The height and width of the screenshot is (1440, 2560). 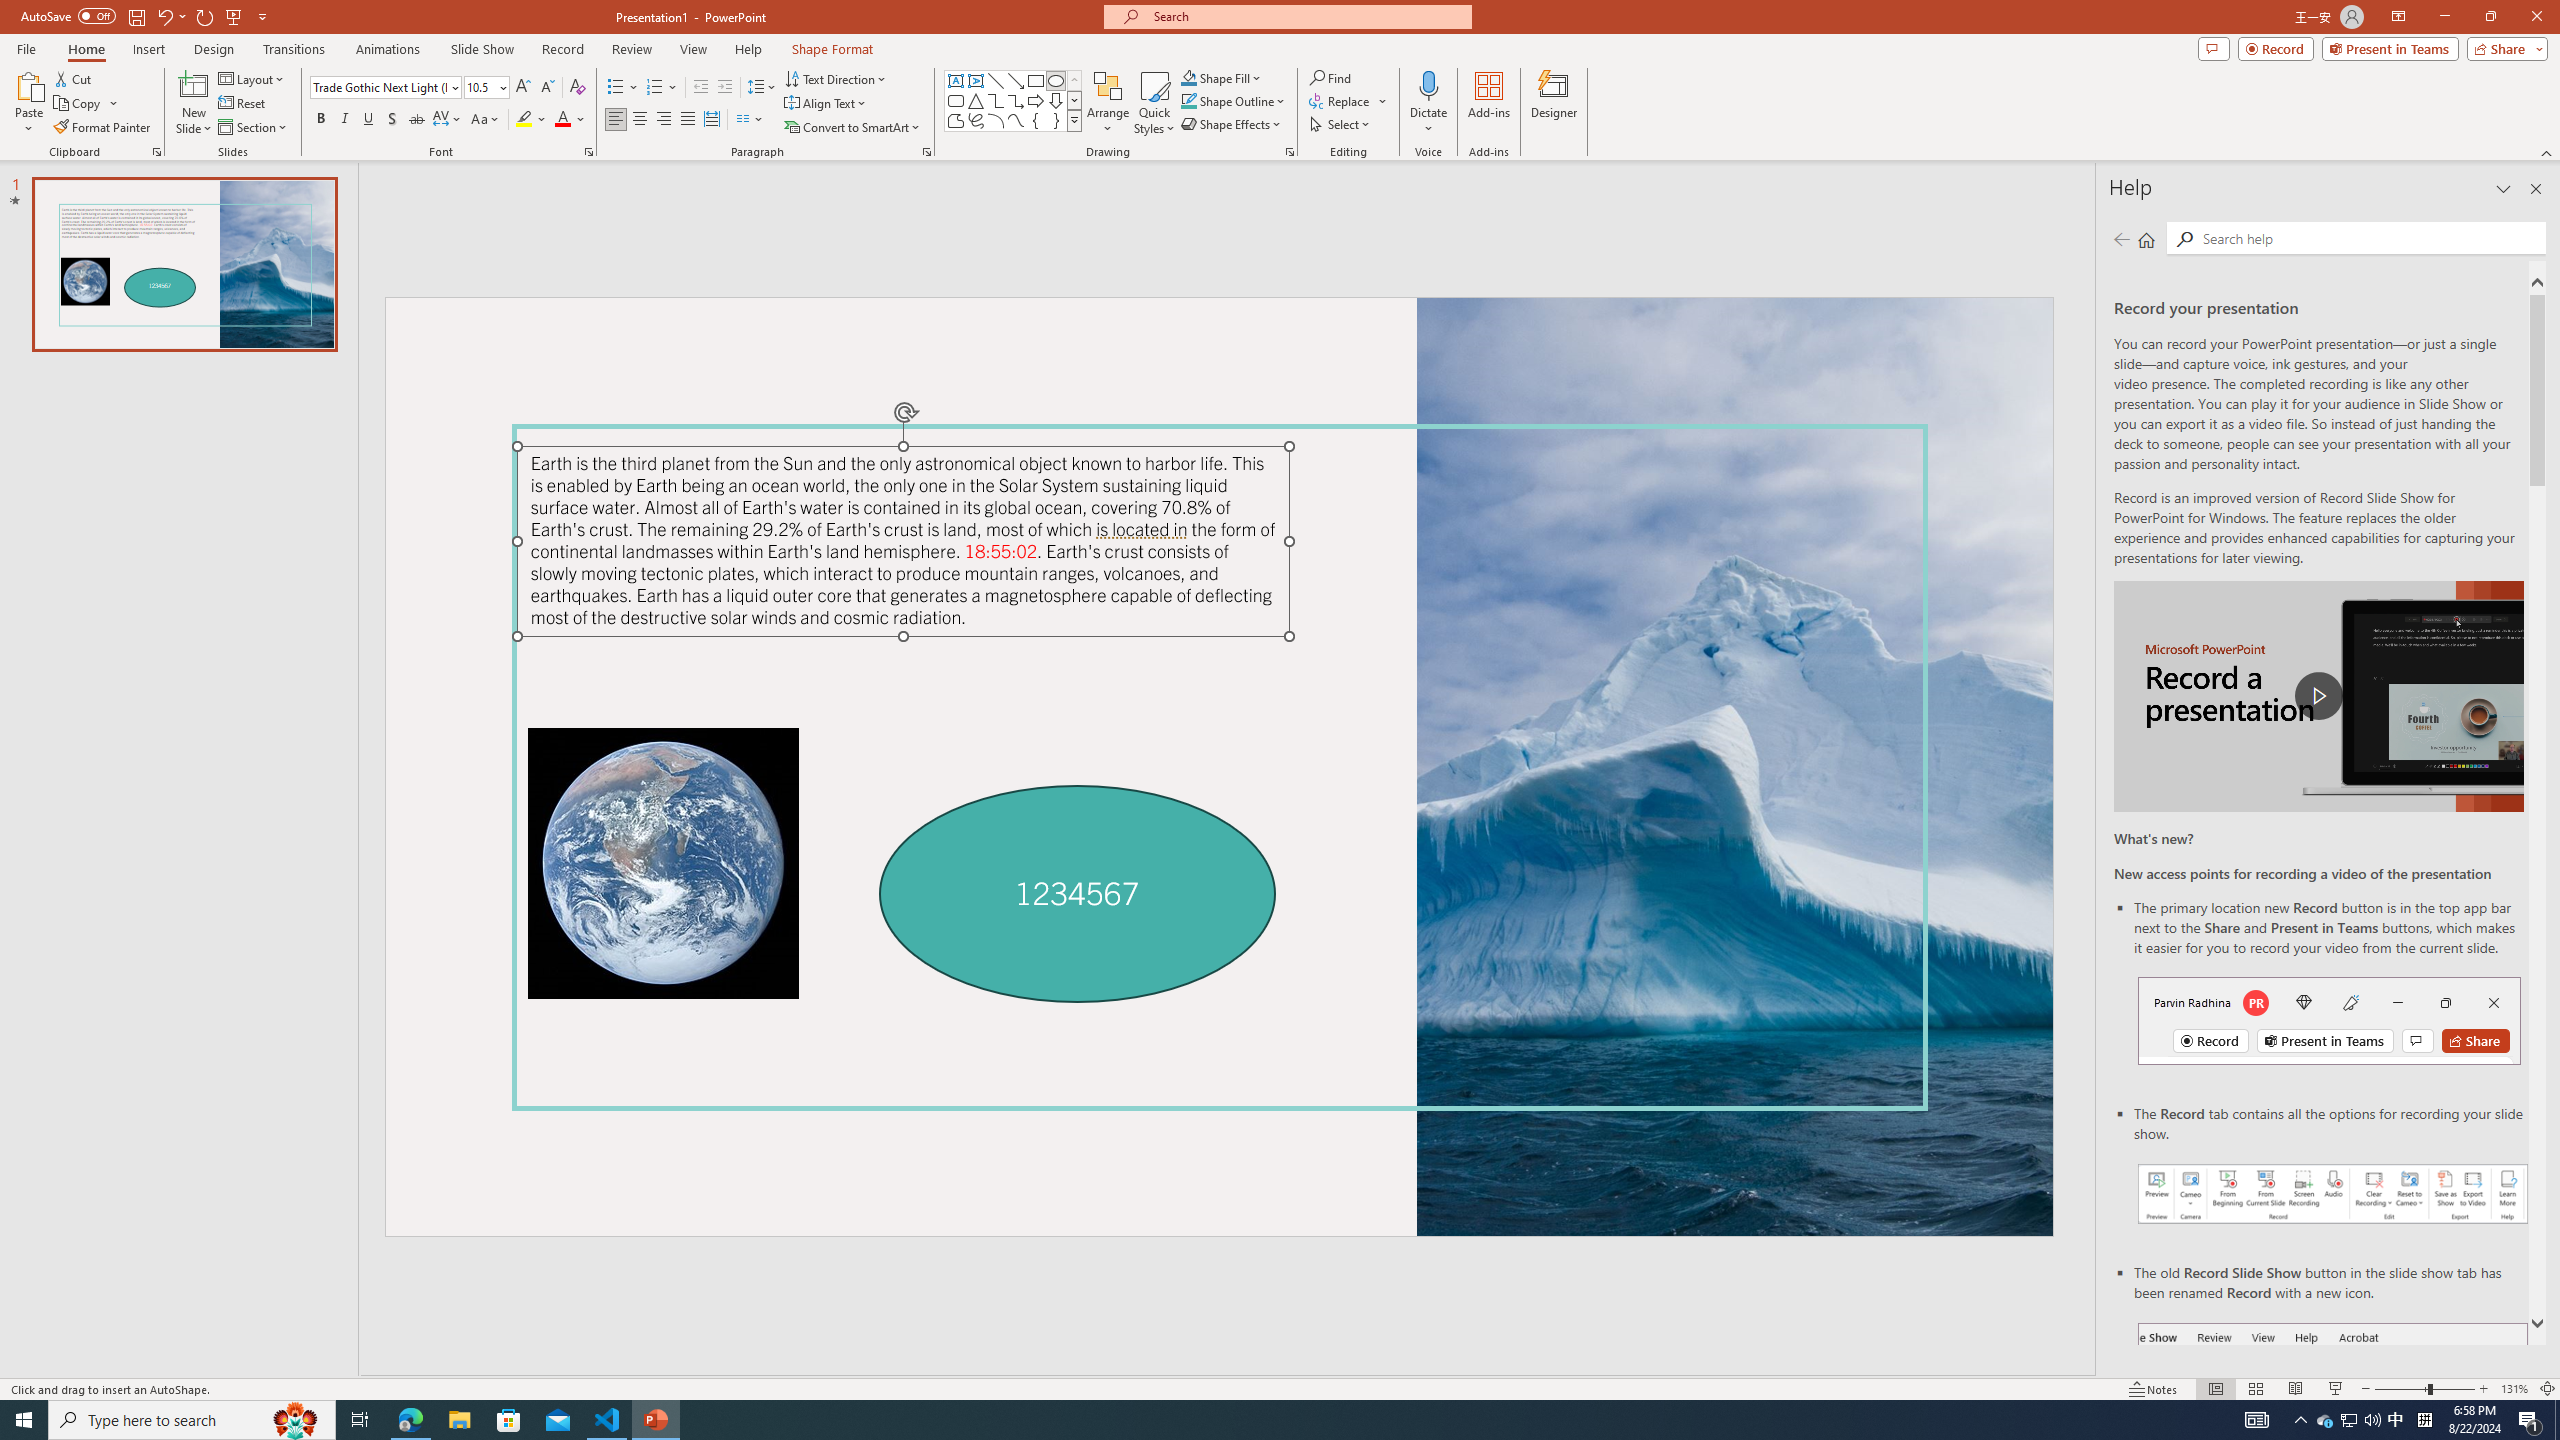 What do you see at coordinates (321, 118) in the screenshot?
I see `'Bold'` at bounding box center [321, 118].